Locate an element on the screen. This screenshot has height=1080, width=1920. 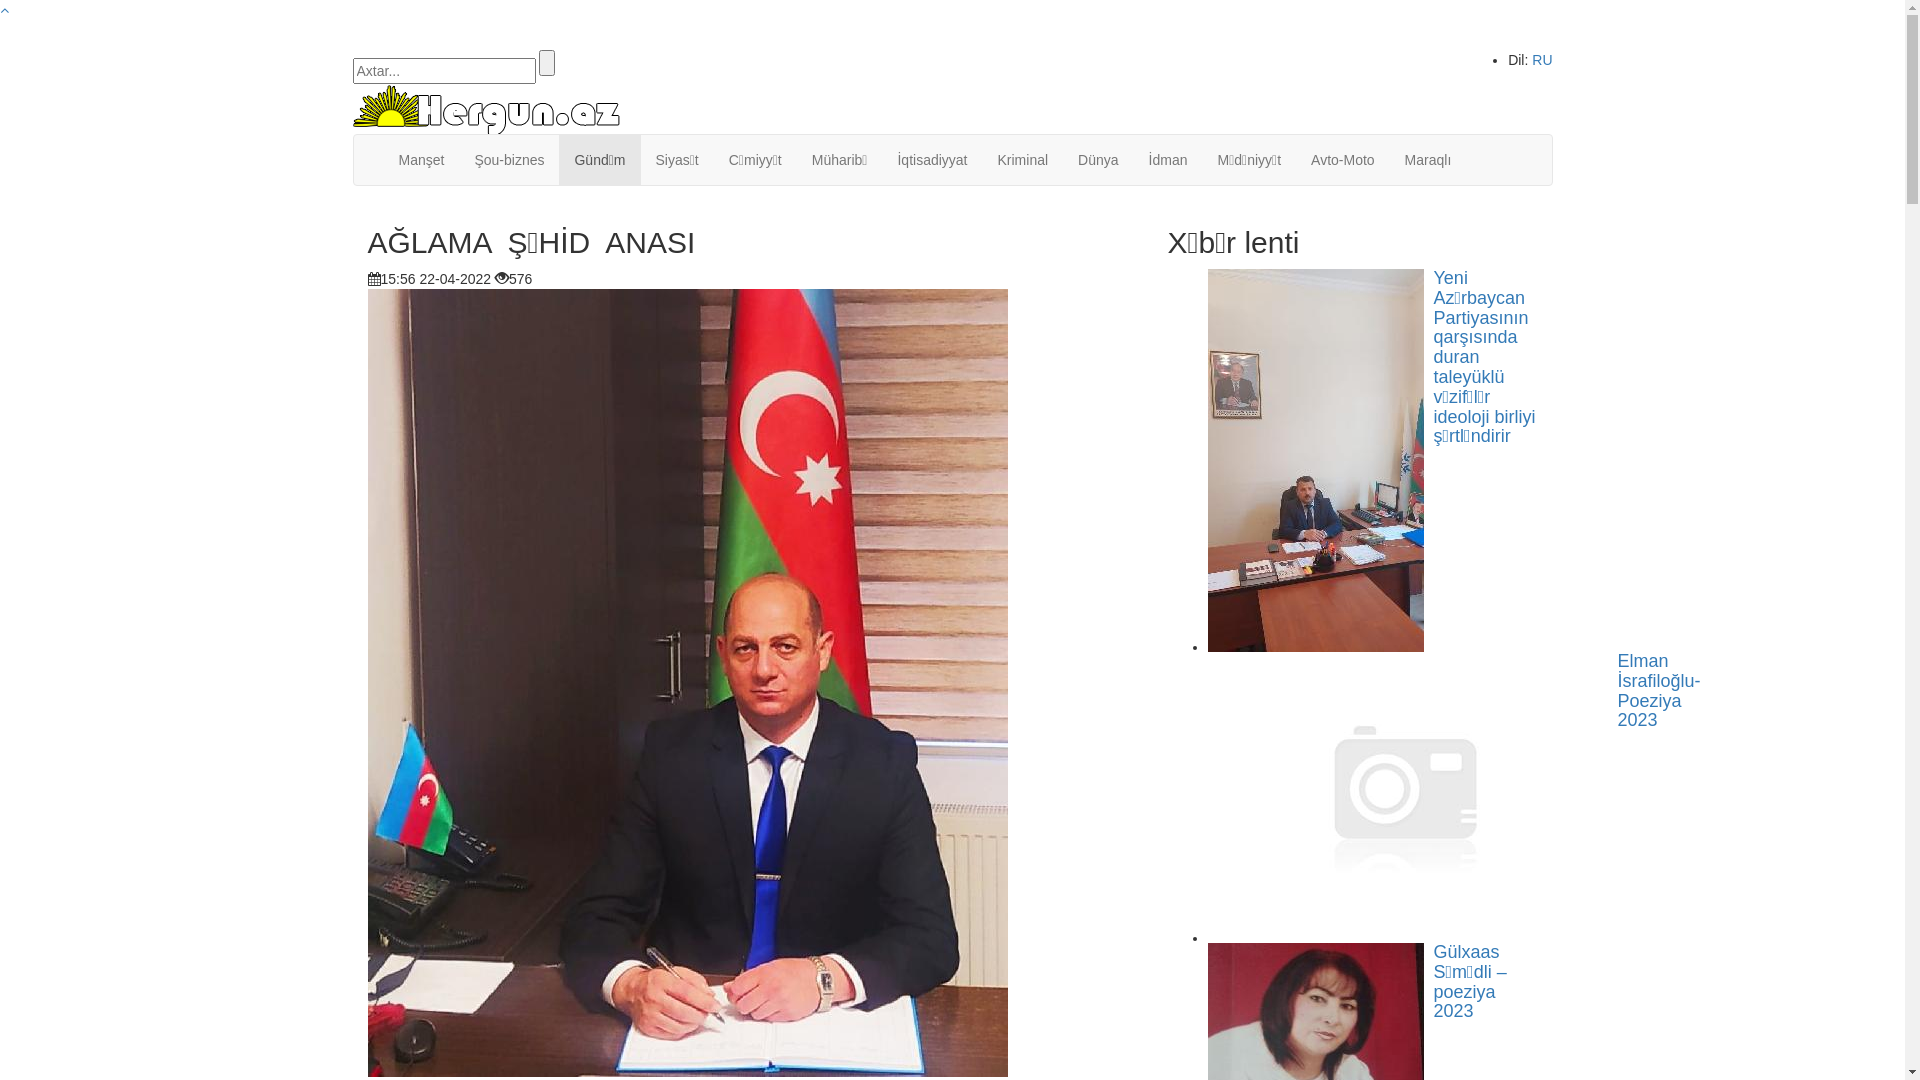
'Avto-Moto' is located at coordinates (1343, 158).